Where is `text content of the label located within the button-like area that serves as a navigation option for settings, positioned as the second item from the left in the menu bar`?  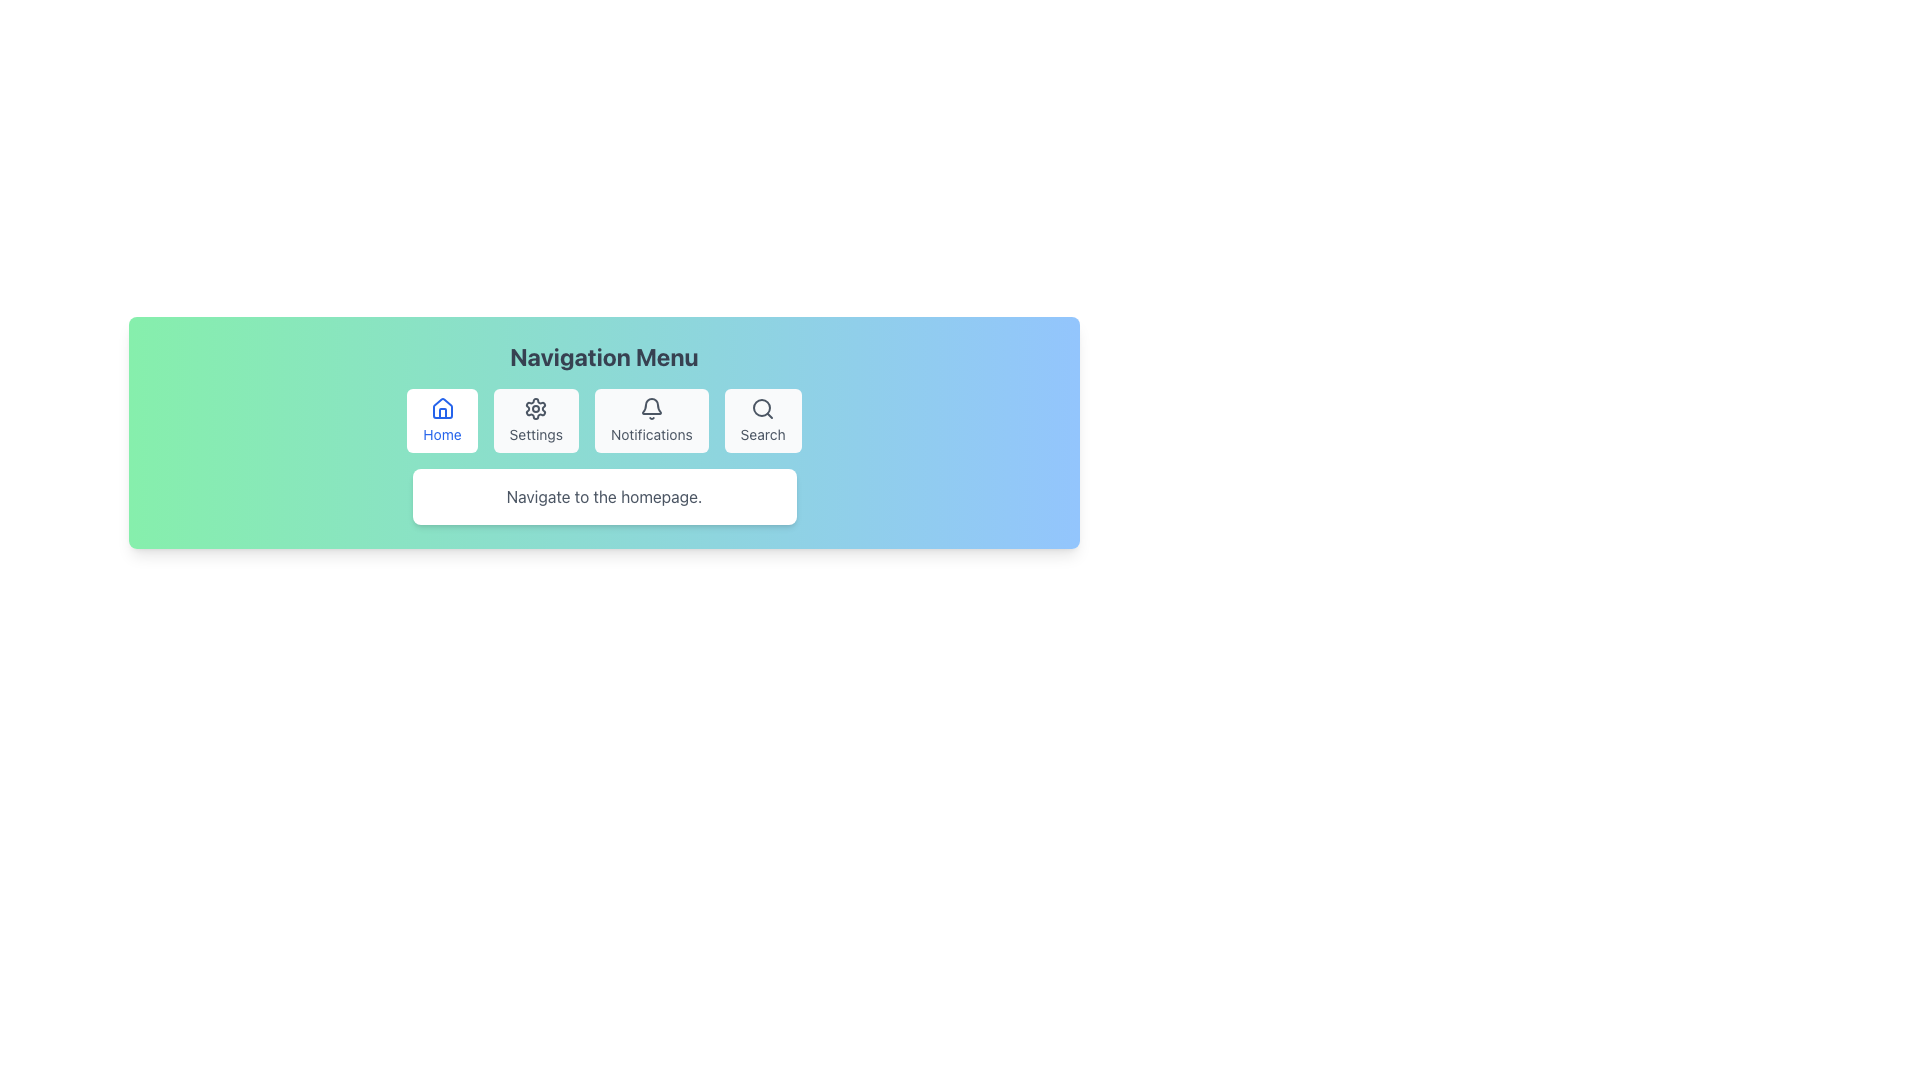
text content of the label located within the button-like area that serves as a navigation option for settings, positioned as the second item from the left in the menu bar is located at coordinates (536, 434).